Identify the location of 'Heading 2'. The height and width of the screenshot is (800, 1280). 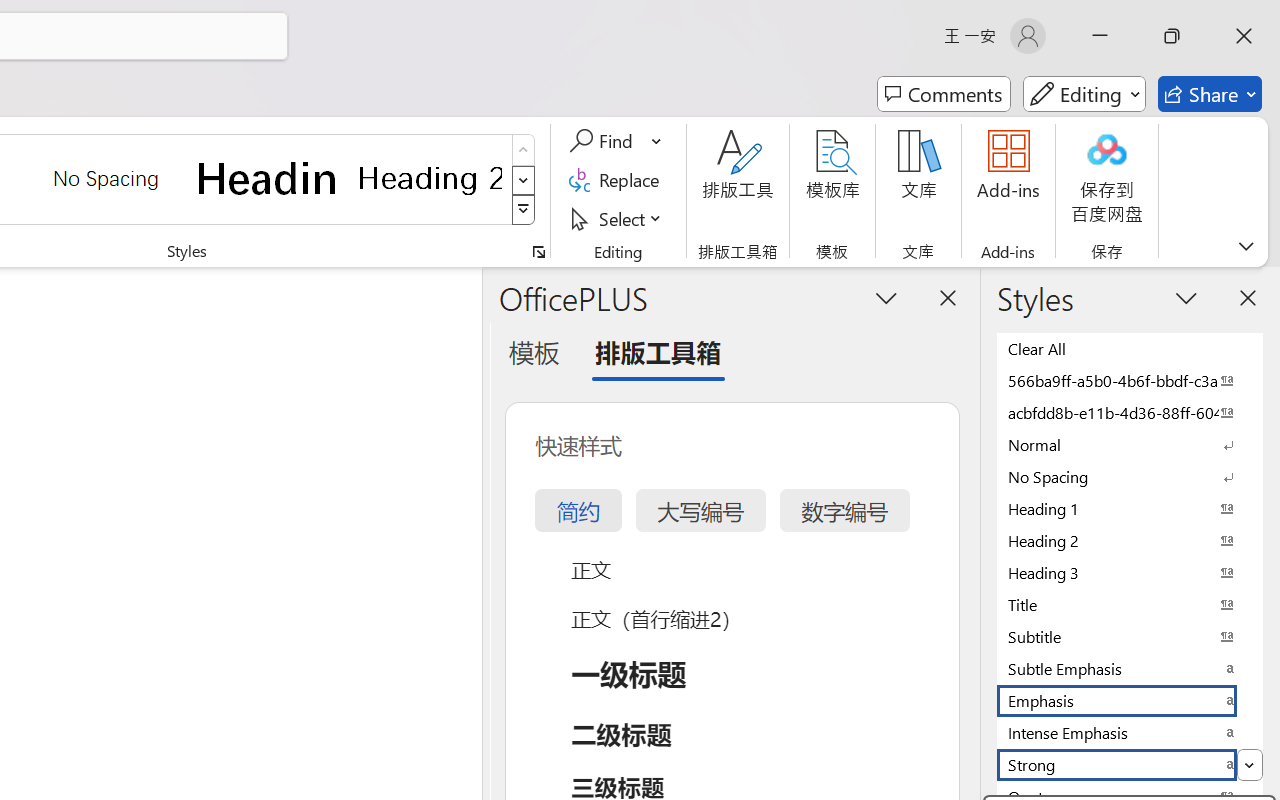
(429, 177).